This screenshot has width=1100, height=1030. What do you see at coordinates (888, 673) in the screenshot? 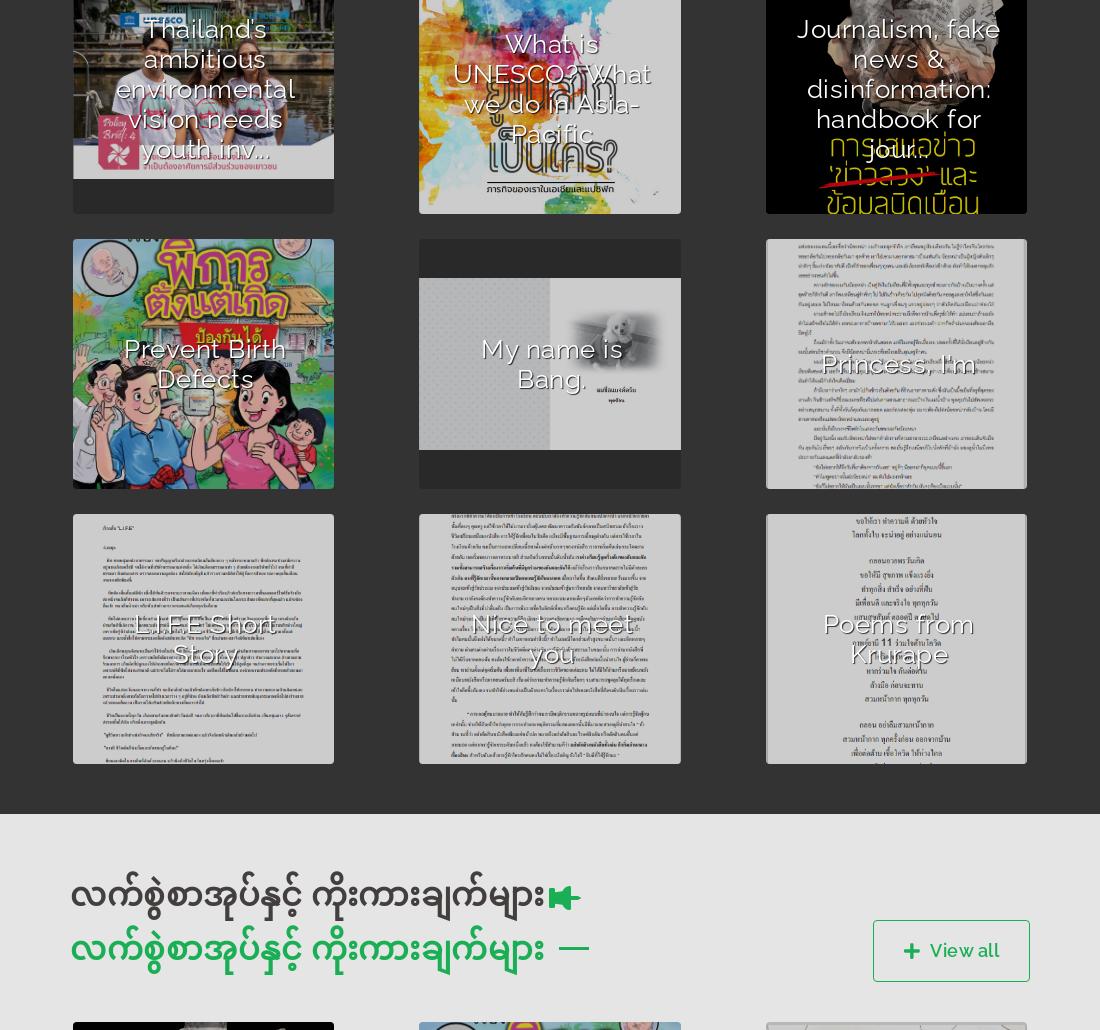
I see `'Includes poems such as encouragement poems. Anti-Covid Poems'` at bounding box center [888, 673].